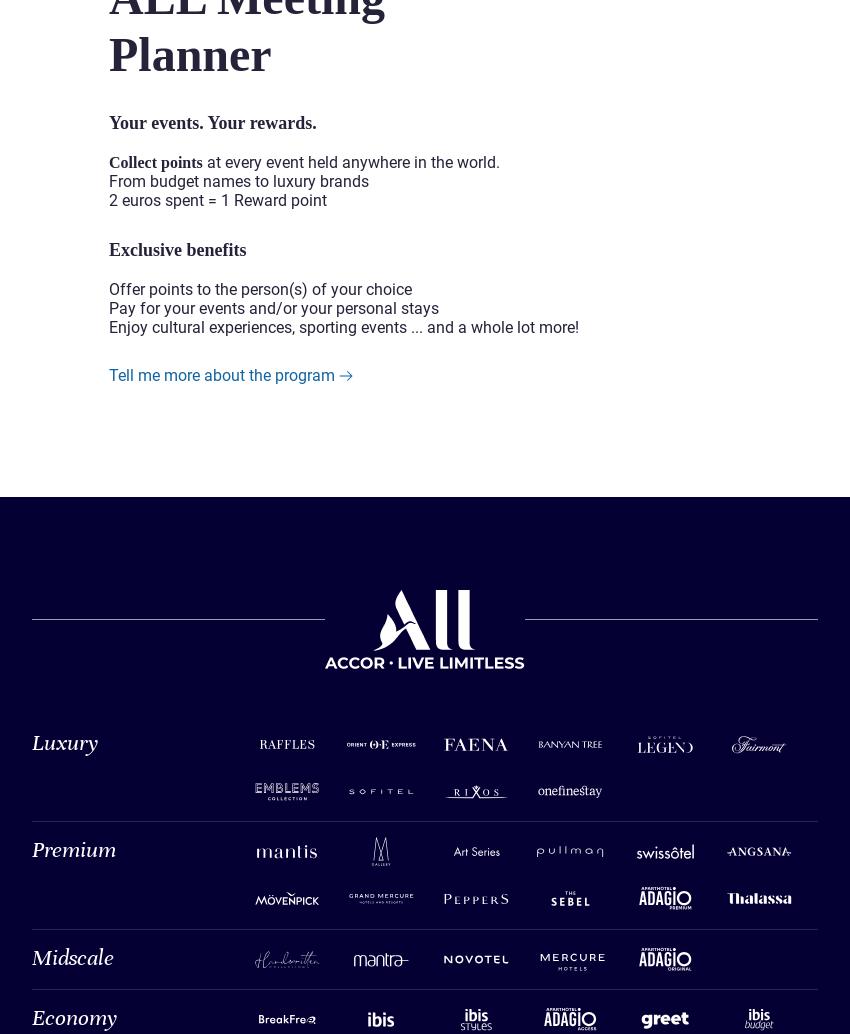  Describe the element at coordinates (74, 848) in the screenshot. I see `'Premium'` at that location.